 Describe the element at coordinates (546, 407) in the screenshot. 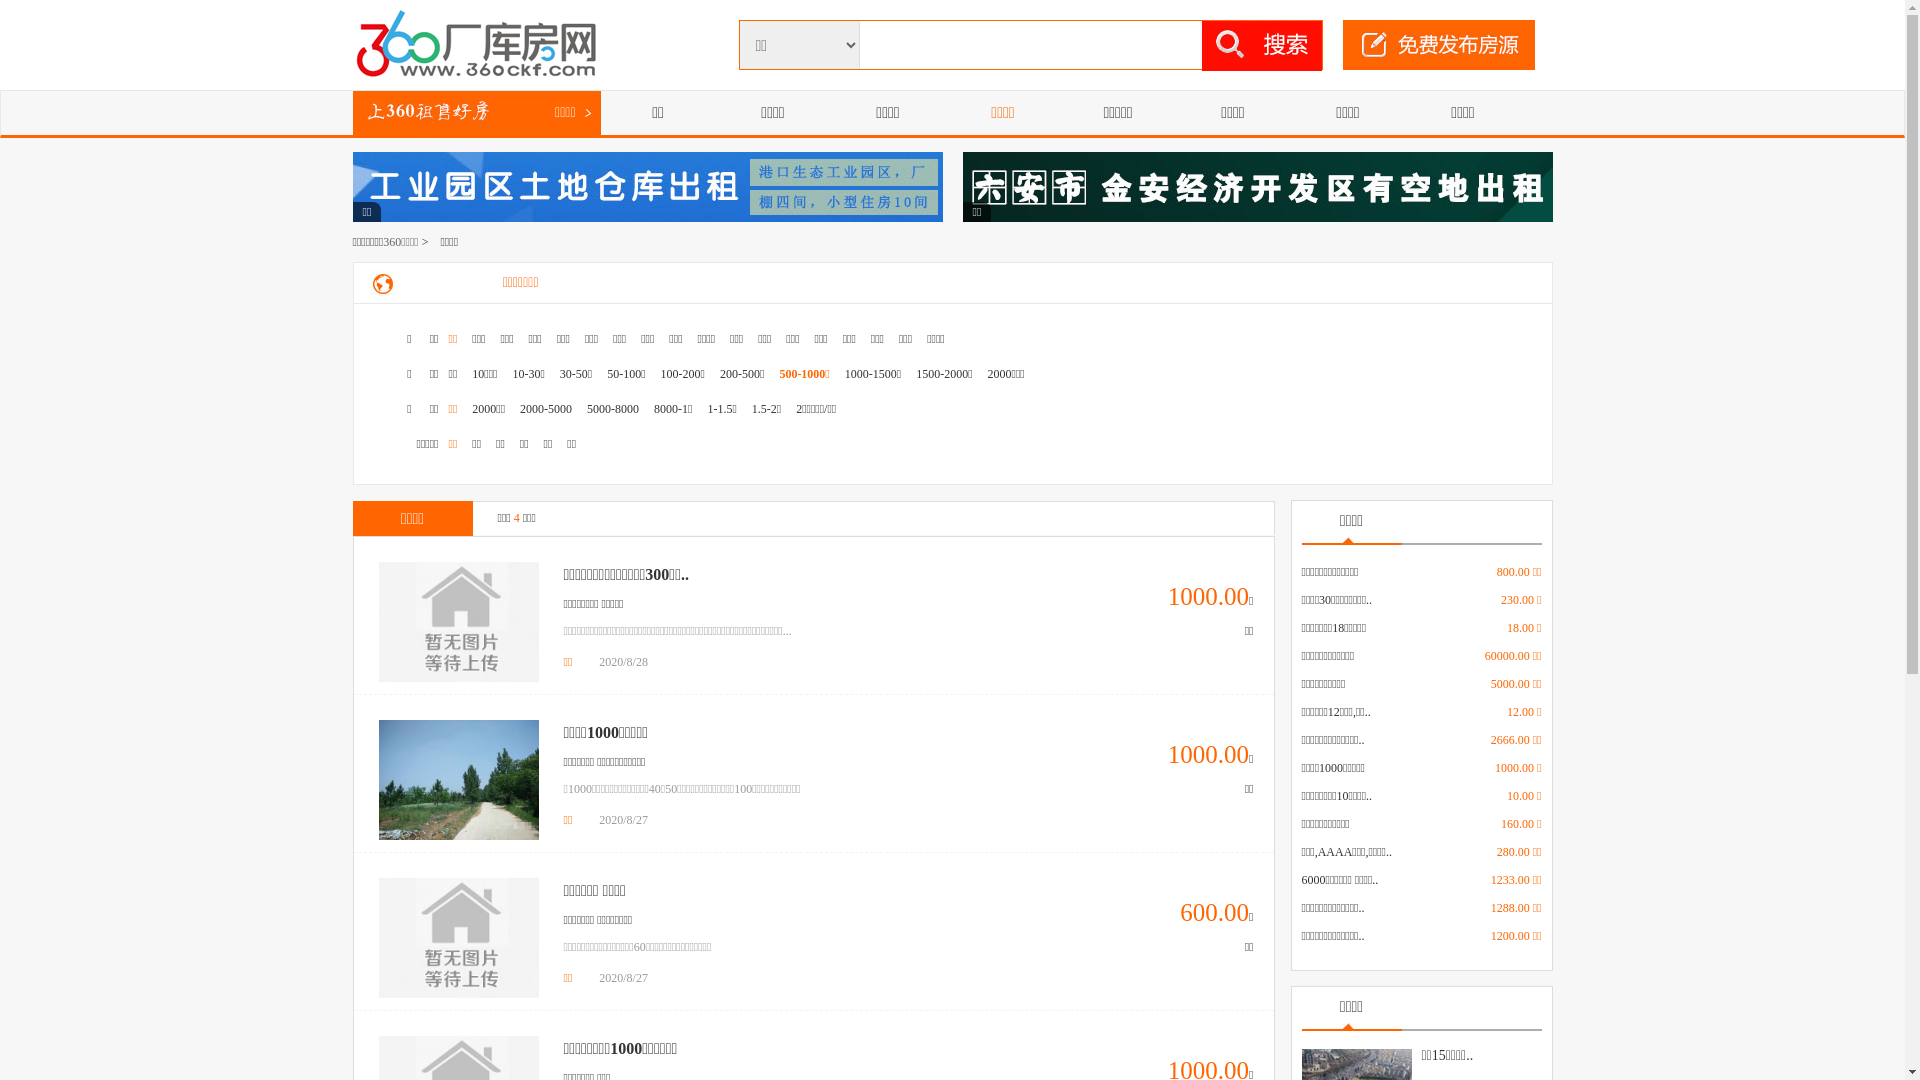

I see `'2000-5000'` at that location.